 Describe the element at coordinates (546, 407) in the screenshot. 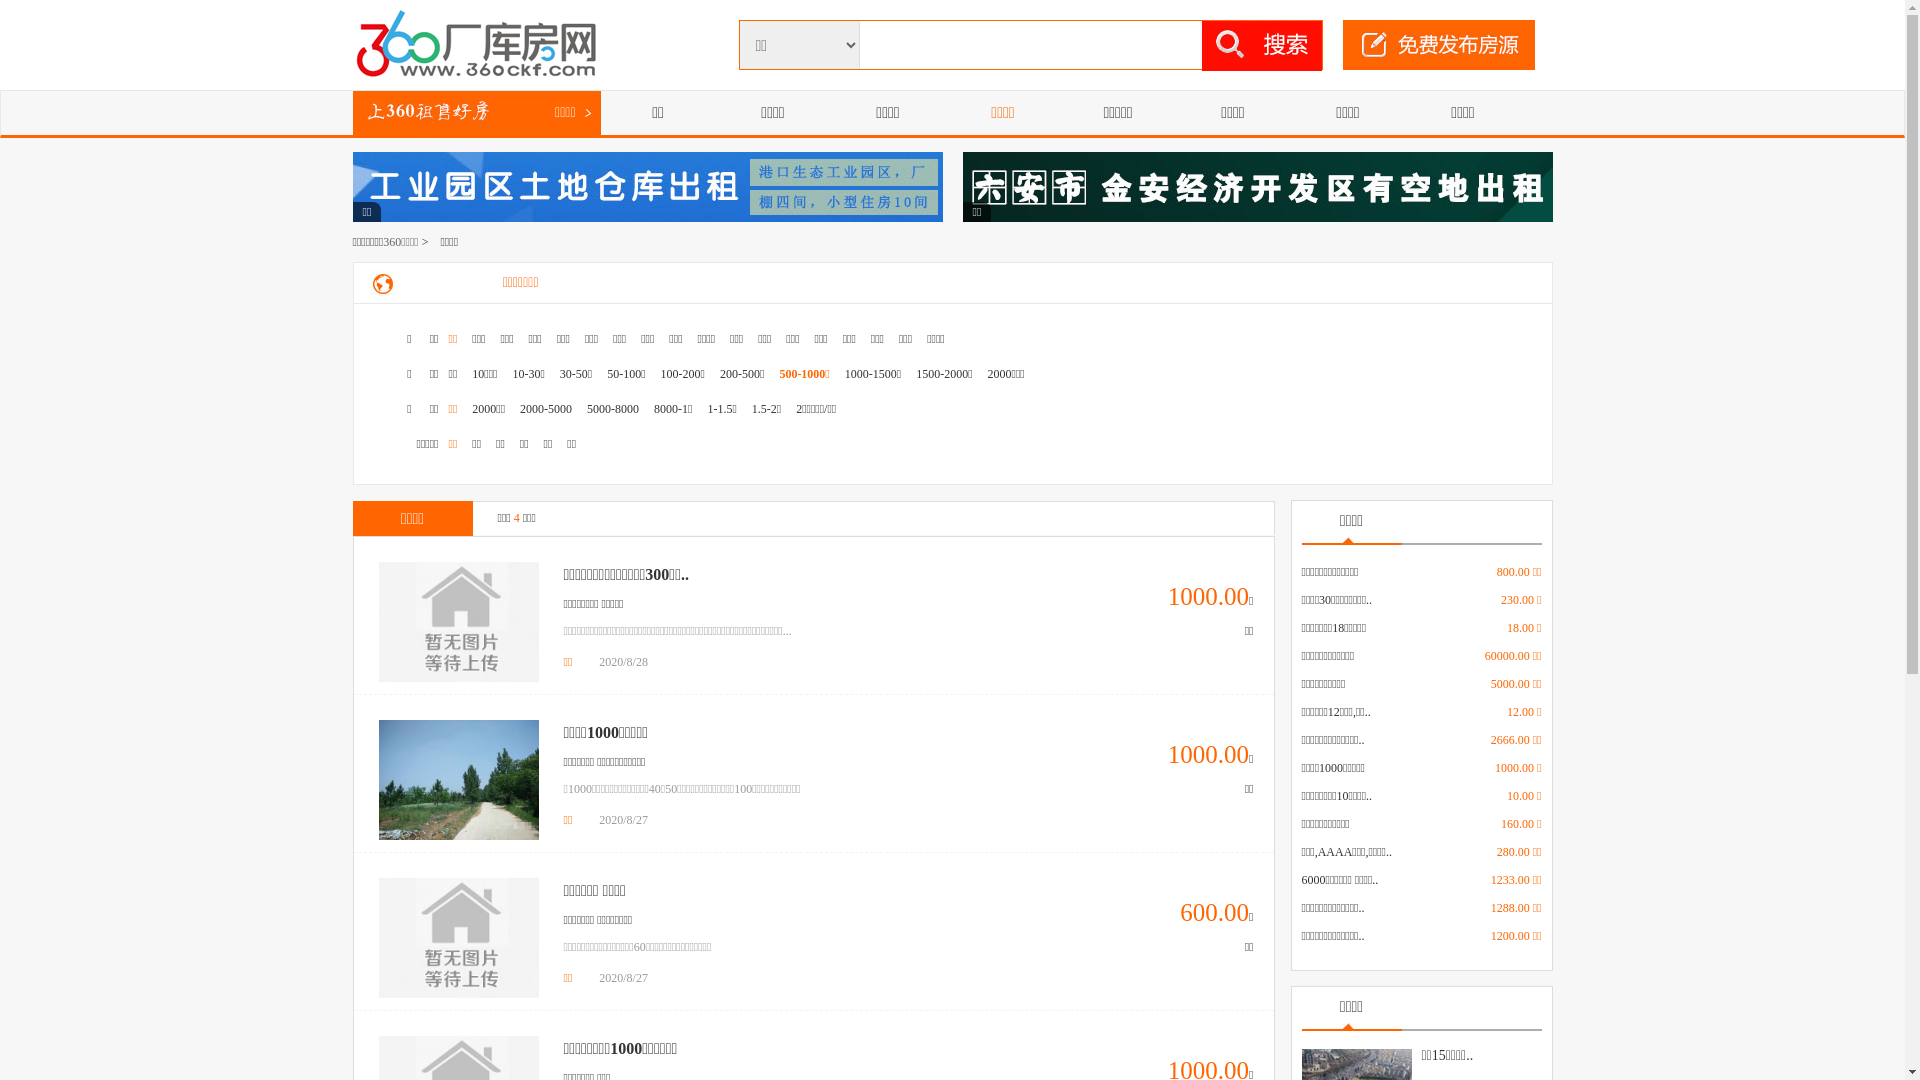

I see `'2000-5000'` at that location.